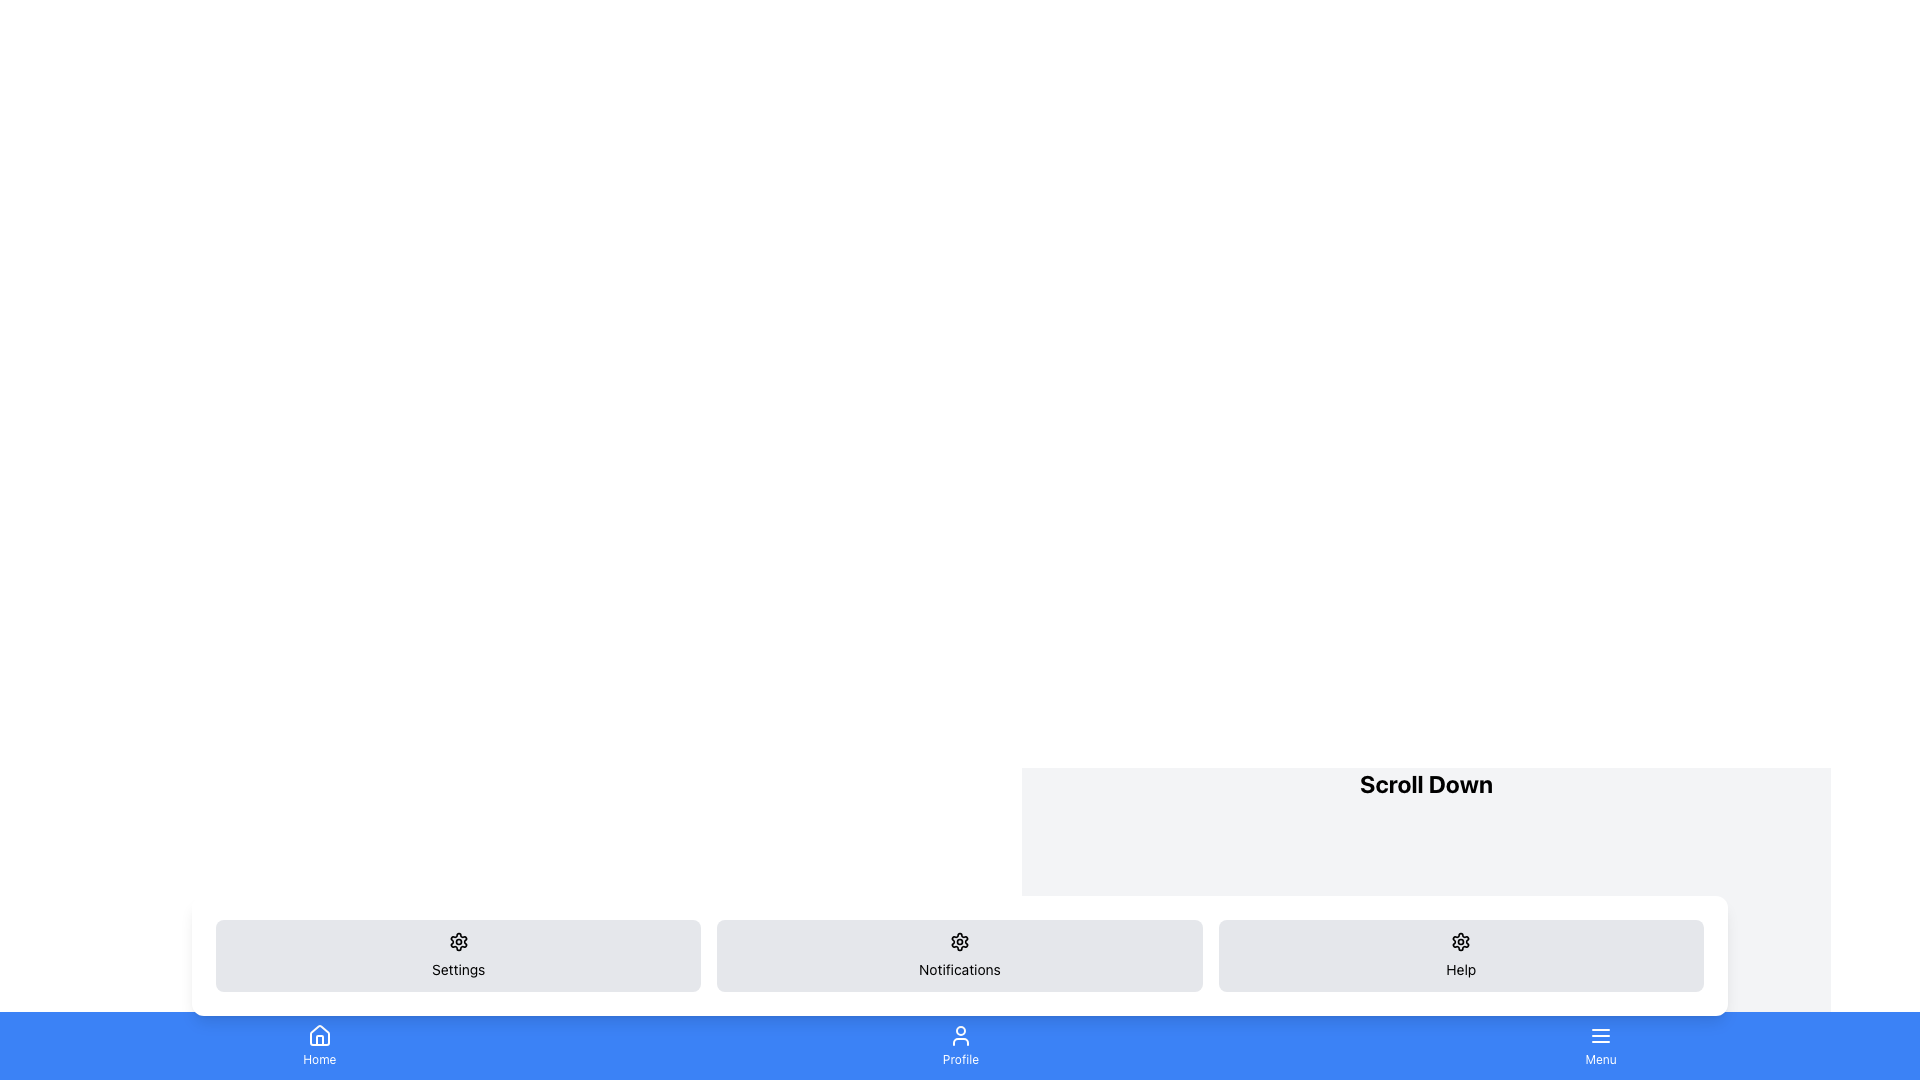  I want to click on the informational text element labeled 'Scroll Down' which prompts users, so click(1425, 782).